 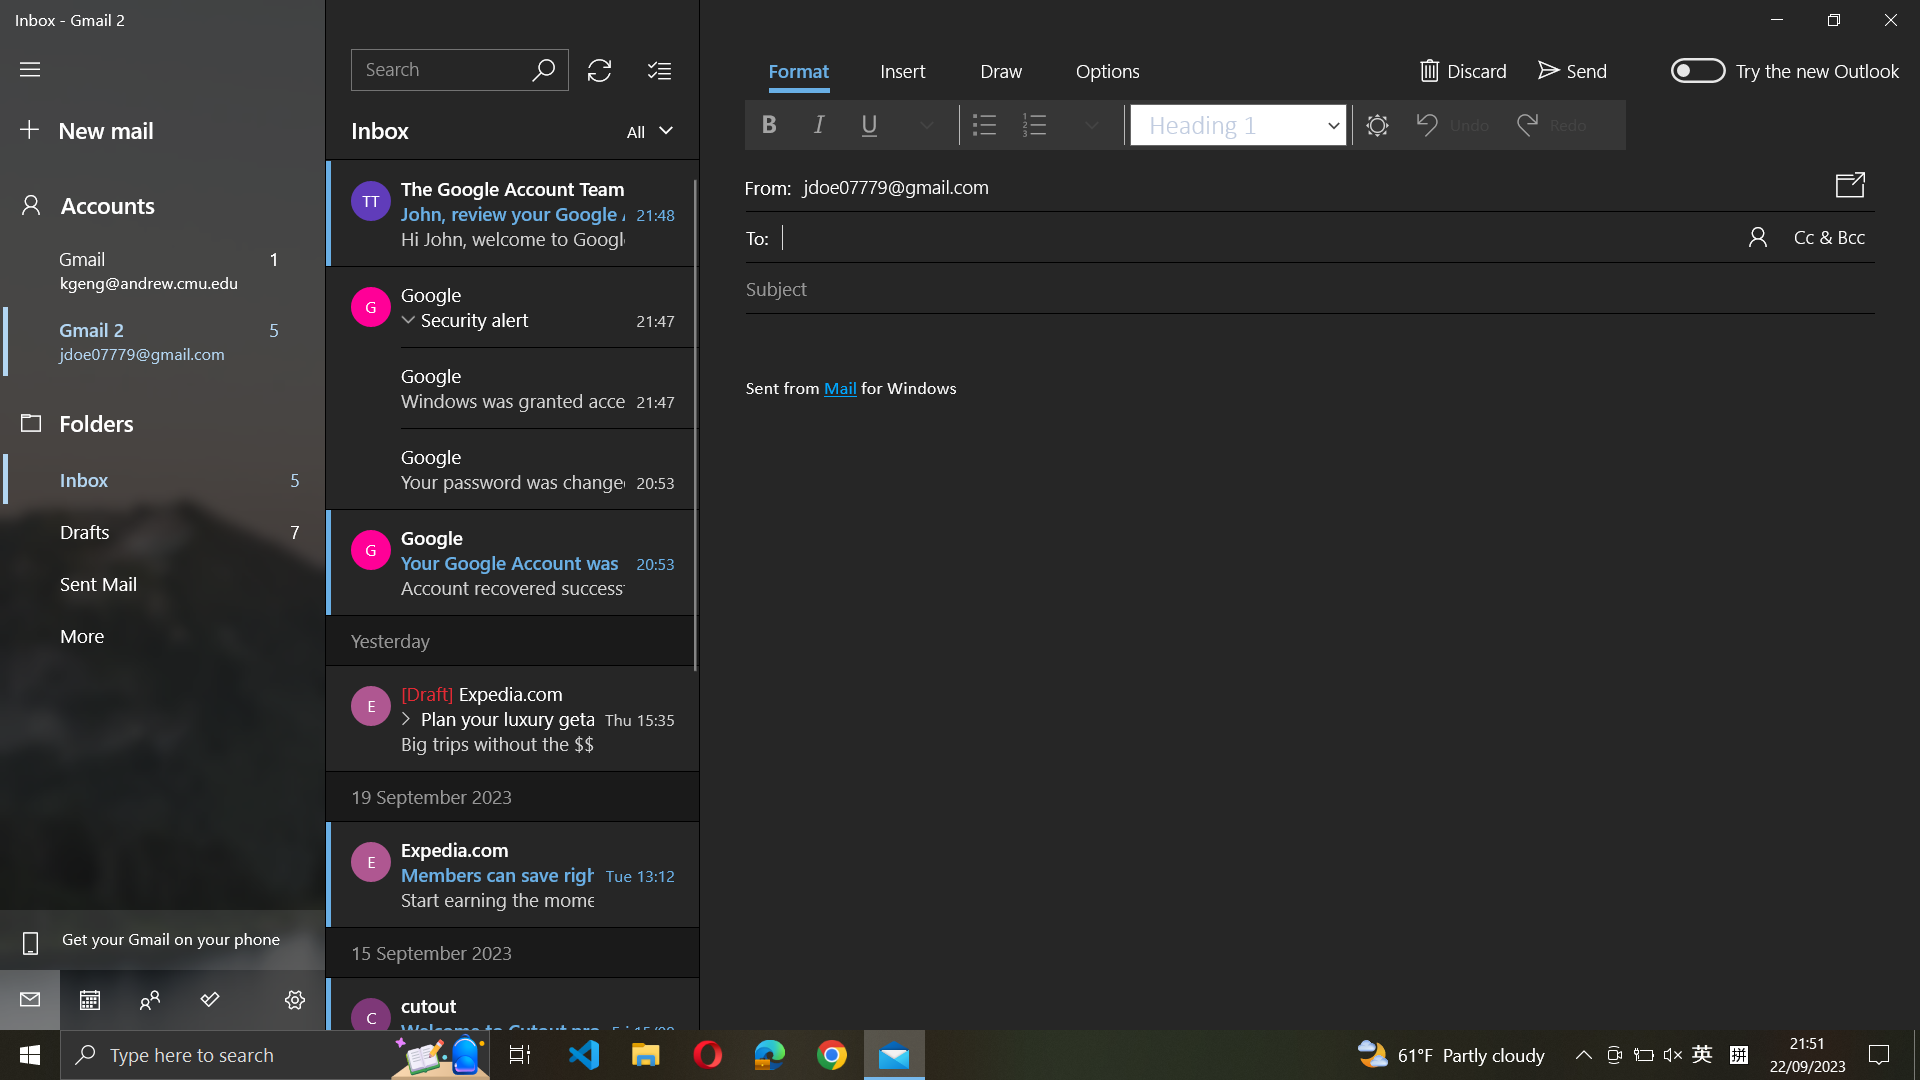 I want to click on Look for emails originating from Google, so click(x=459, y=69).